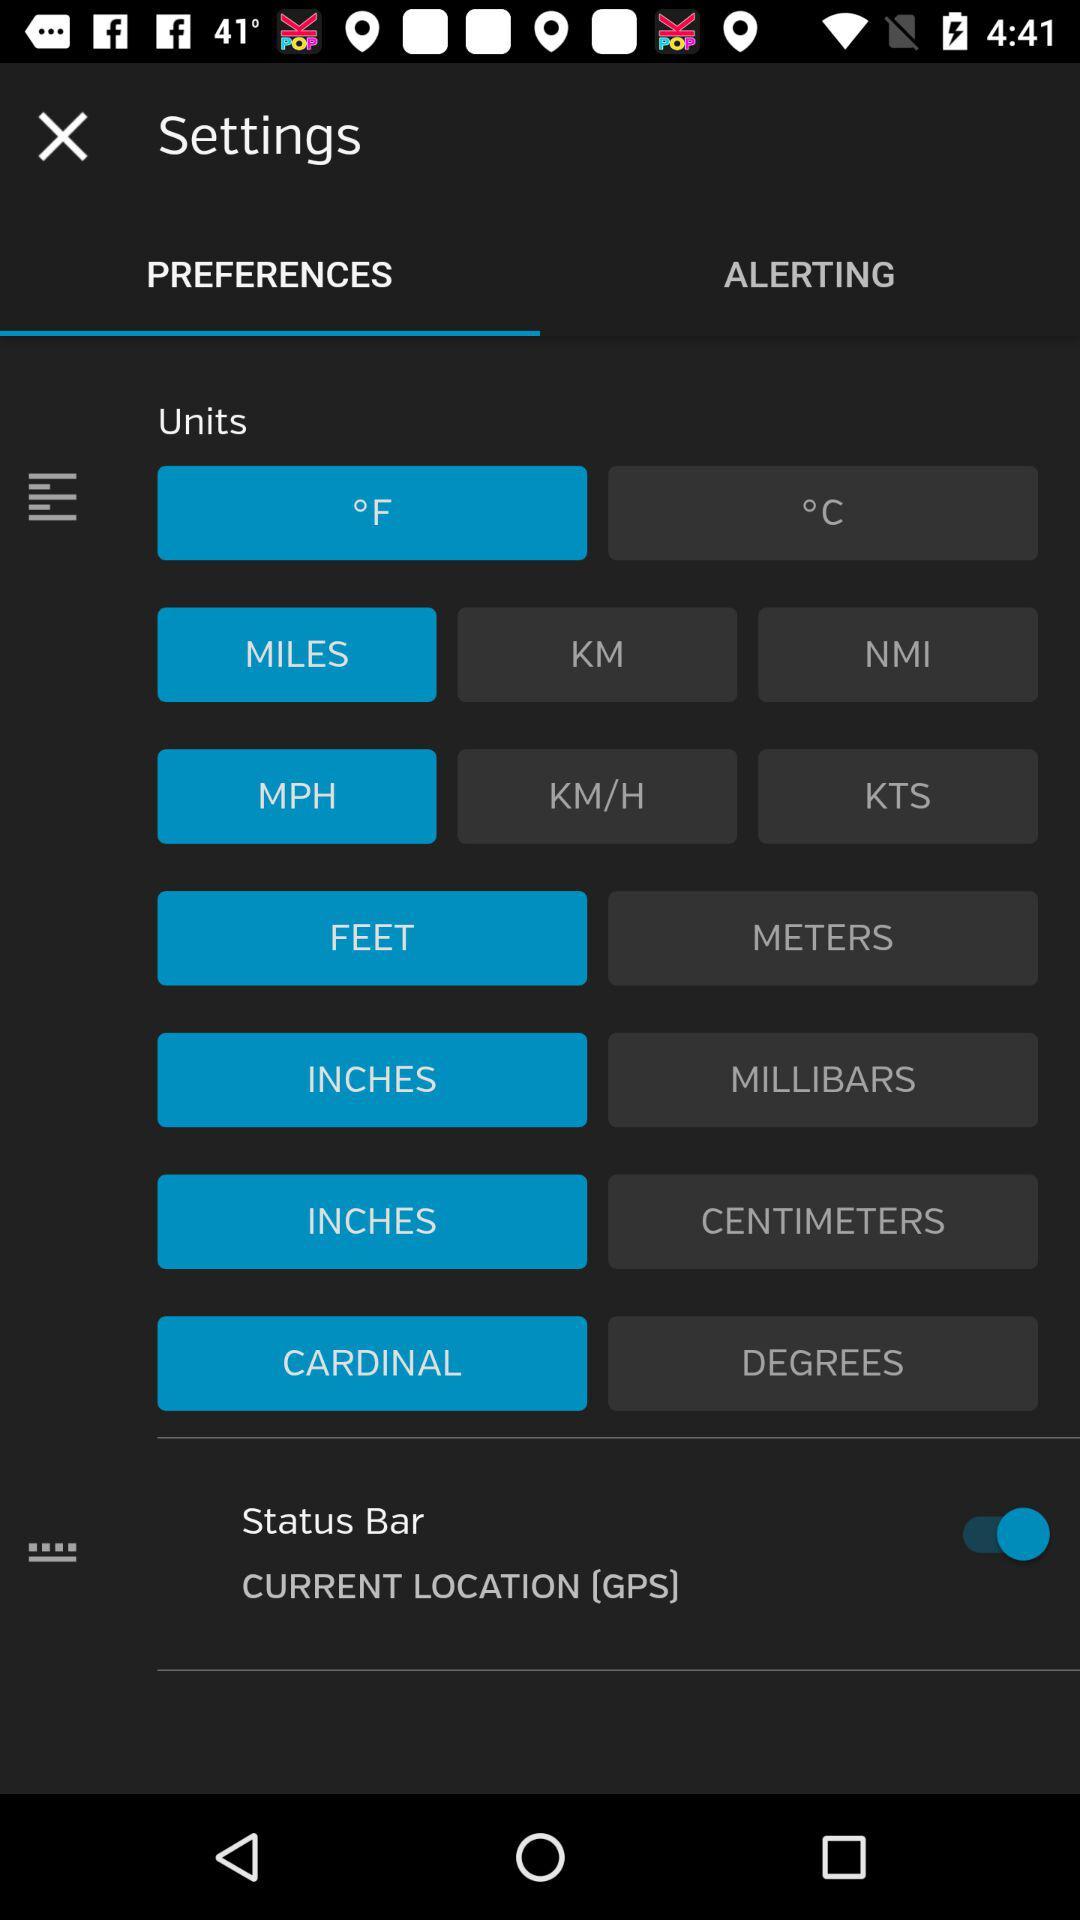 The image size is (1080, 1920). What do you see at coordinates (897, 654) in the screenshot?
I see `the item next to the km item` at bounding box center [897, 654].